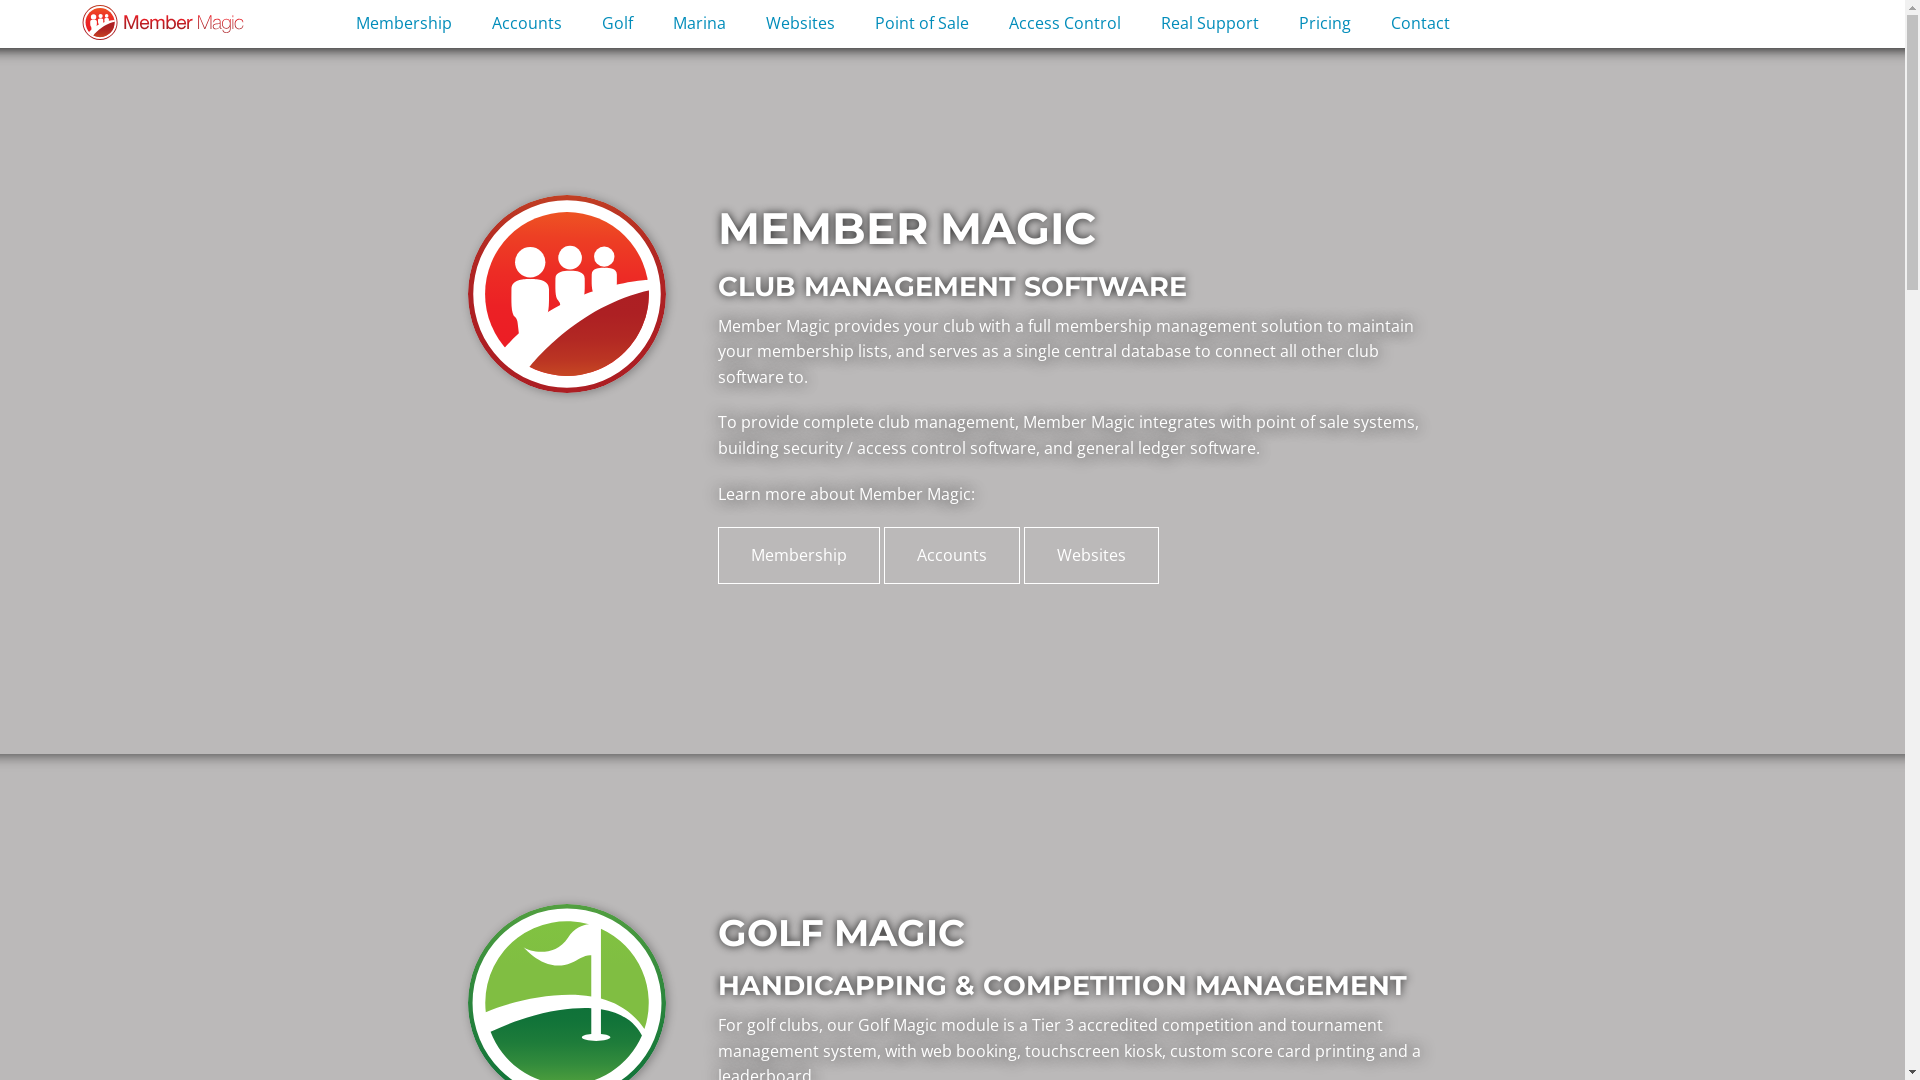  I want to click on 'Pricing', so click(1324, 24).